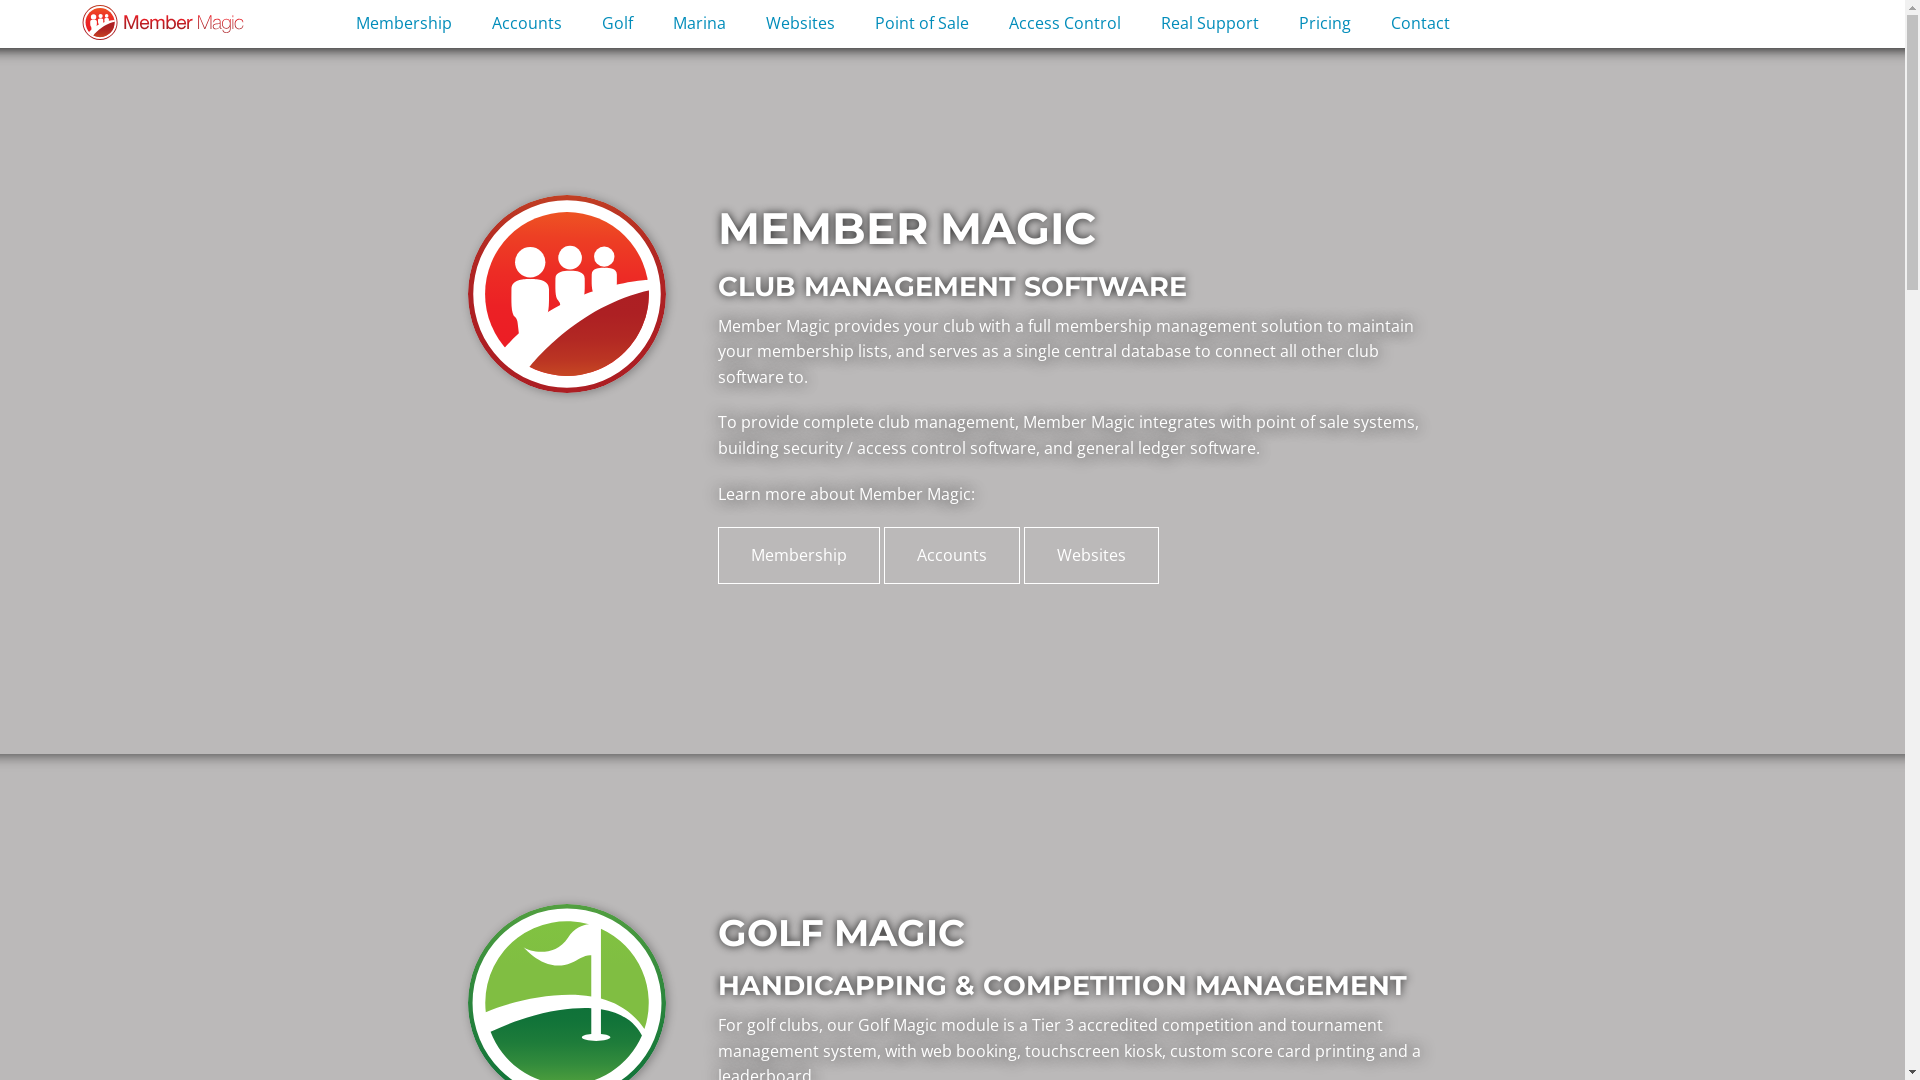  I want to click on 'Pricing', so click(1324, 24).